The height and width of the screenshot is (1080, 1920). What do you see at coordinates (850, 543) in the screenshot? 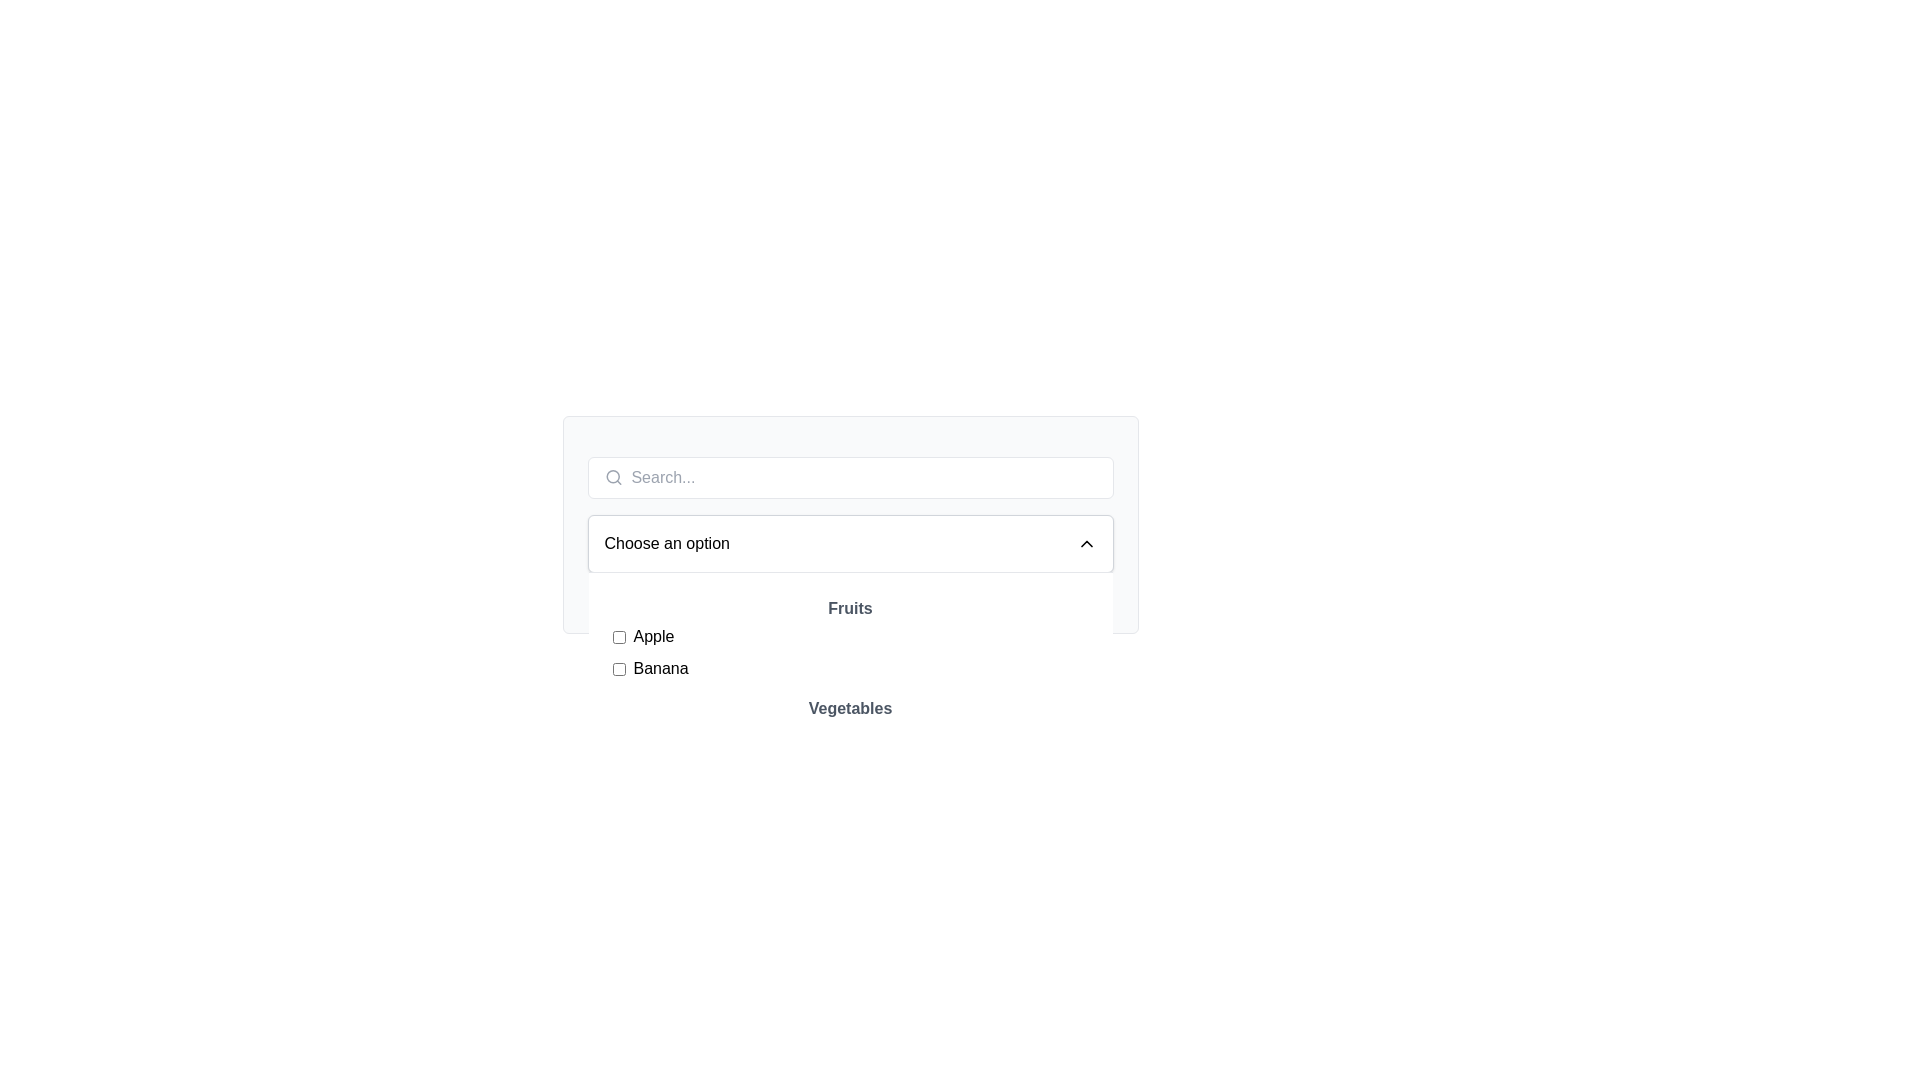
I see `the Dropdown menu trigger labeled 'Choose an option'` at bounding box center [850, 543].